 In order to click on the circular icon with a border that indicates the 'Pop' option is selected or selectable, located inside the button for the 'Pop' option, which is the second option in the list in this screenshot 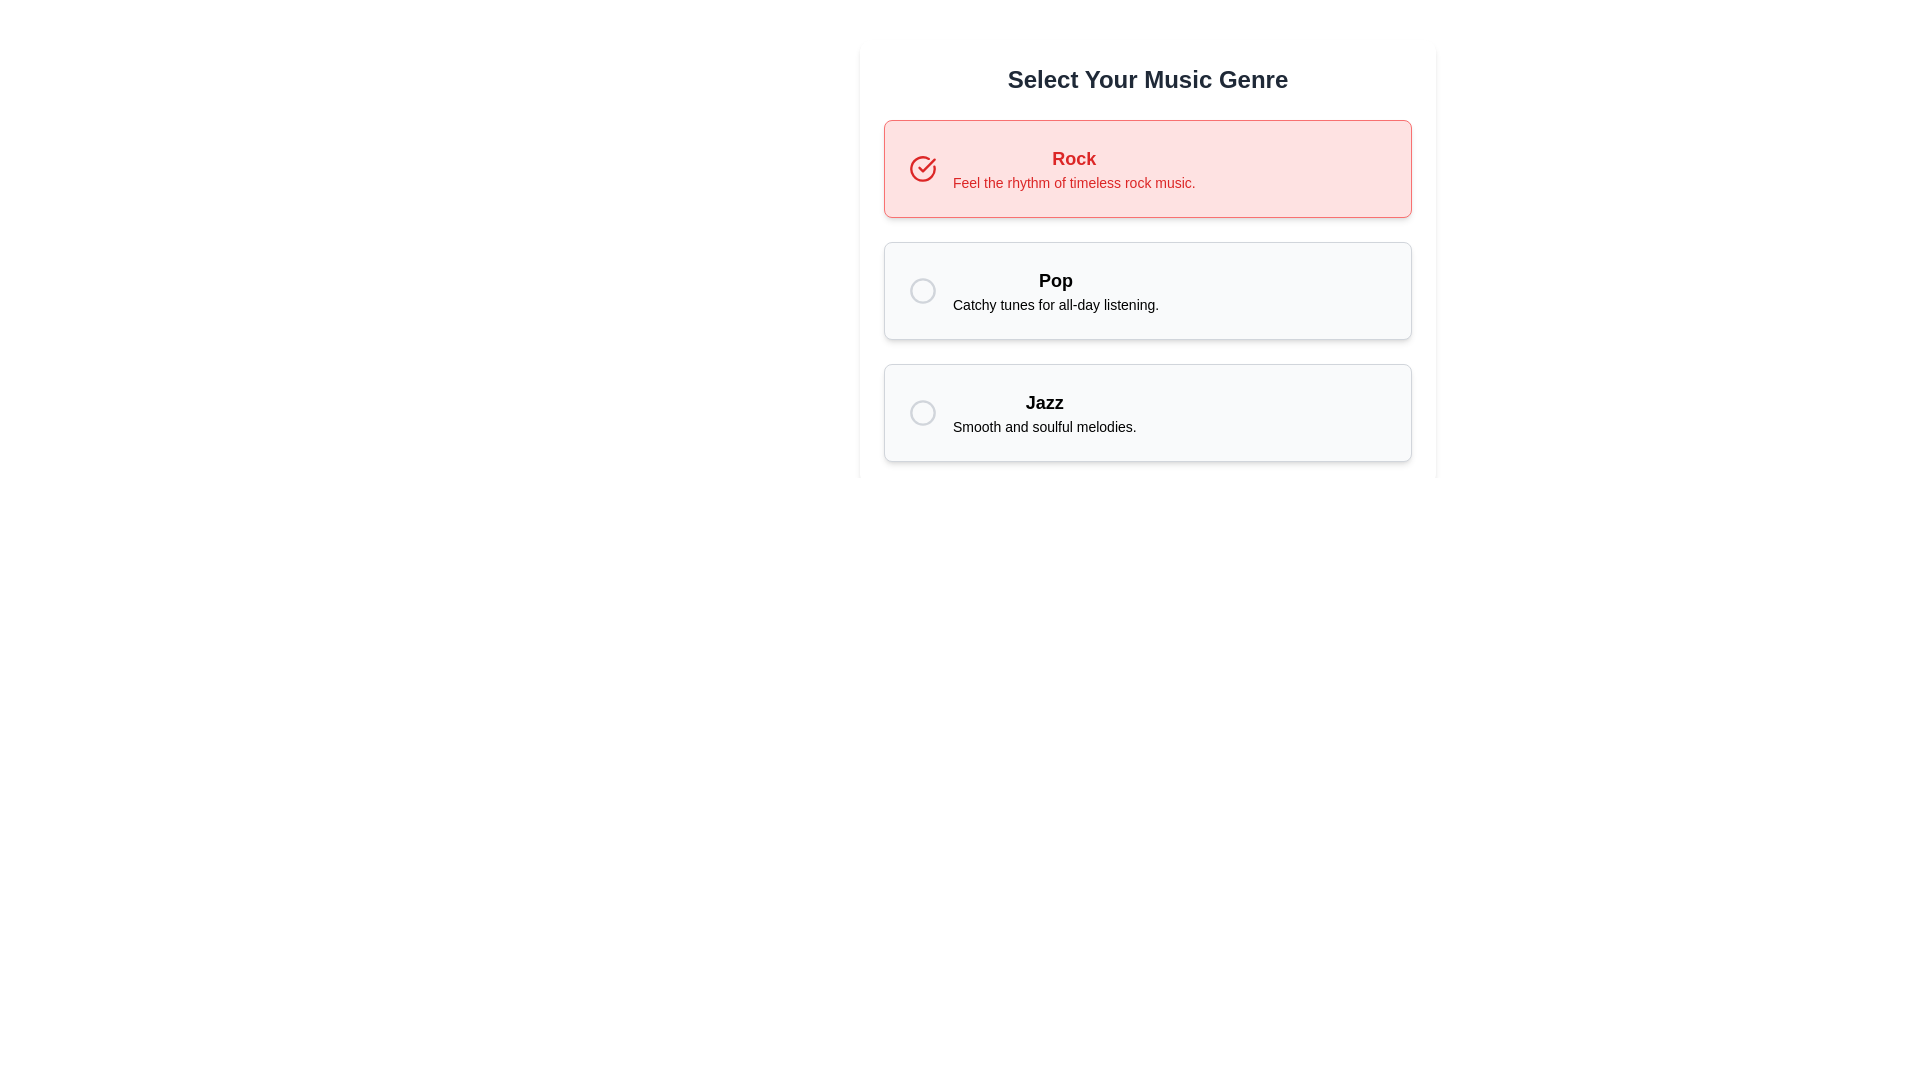, I will do `click(921, 290)`.